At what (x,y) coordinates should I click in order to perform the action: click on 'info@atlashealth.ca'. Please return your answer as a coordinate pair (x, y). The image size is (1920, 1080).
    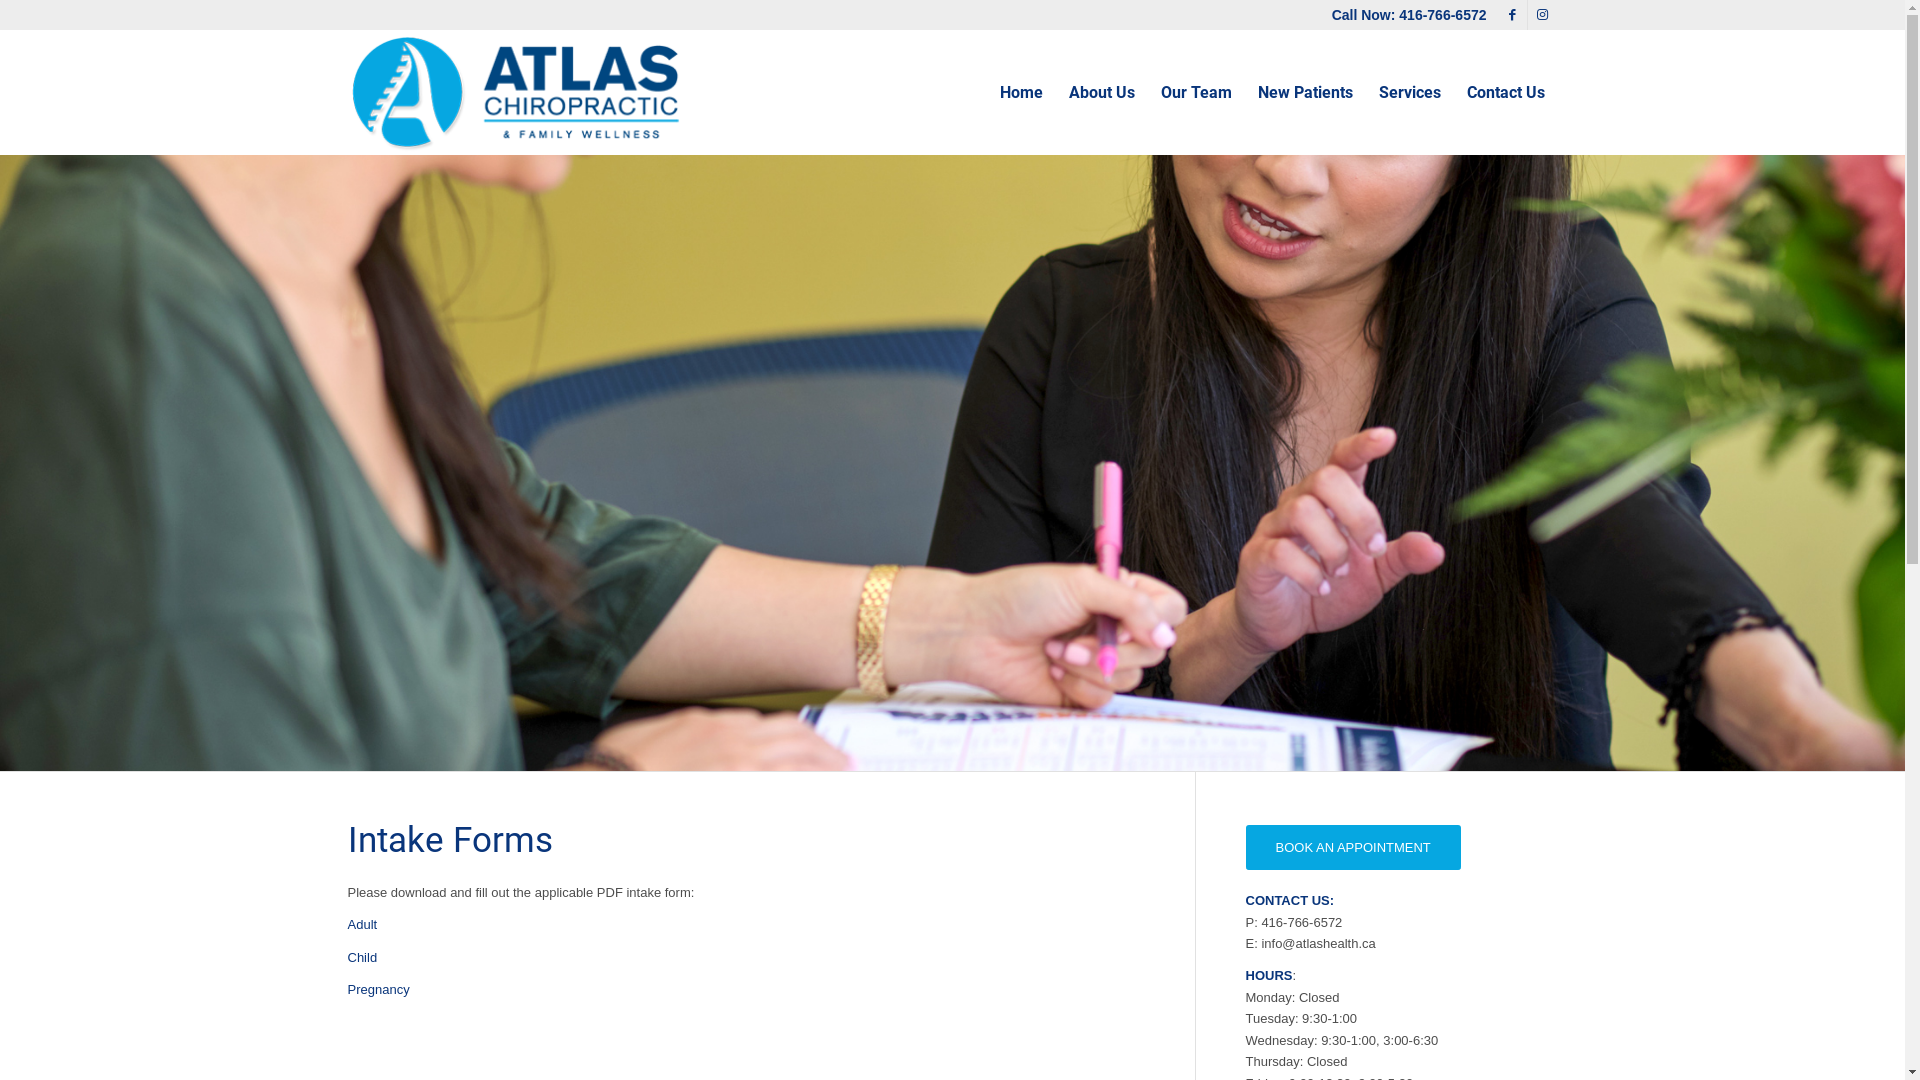
    Looking at the image, I should click on (1318, 943).